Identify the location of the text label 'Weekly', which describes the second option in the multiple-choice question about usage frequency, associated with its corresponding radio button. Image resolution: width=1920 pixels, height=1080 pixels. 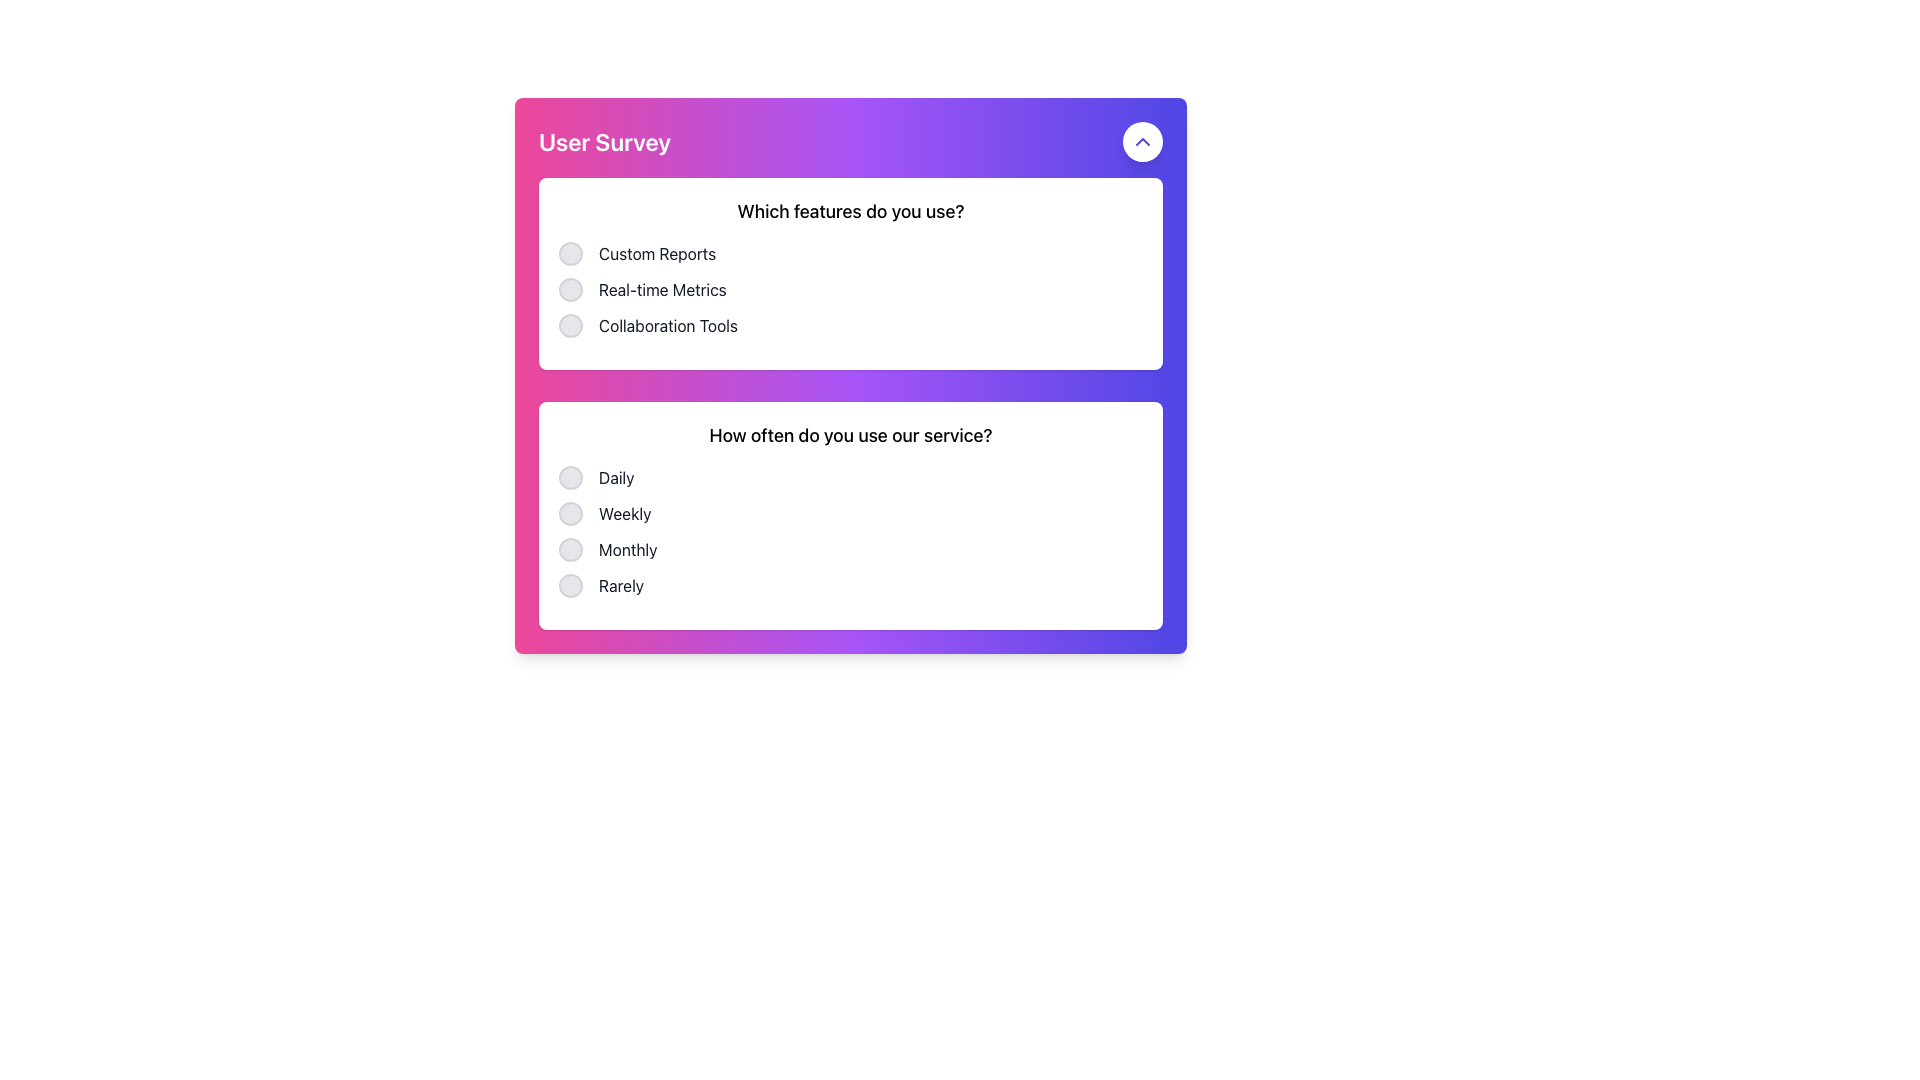
(624, 512).